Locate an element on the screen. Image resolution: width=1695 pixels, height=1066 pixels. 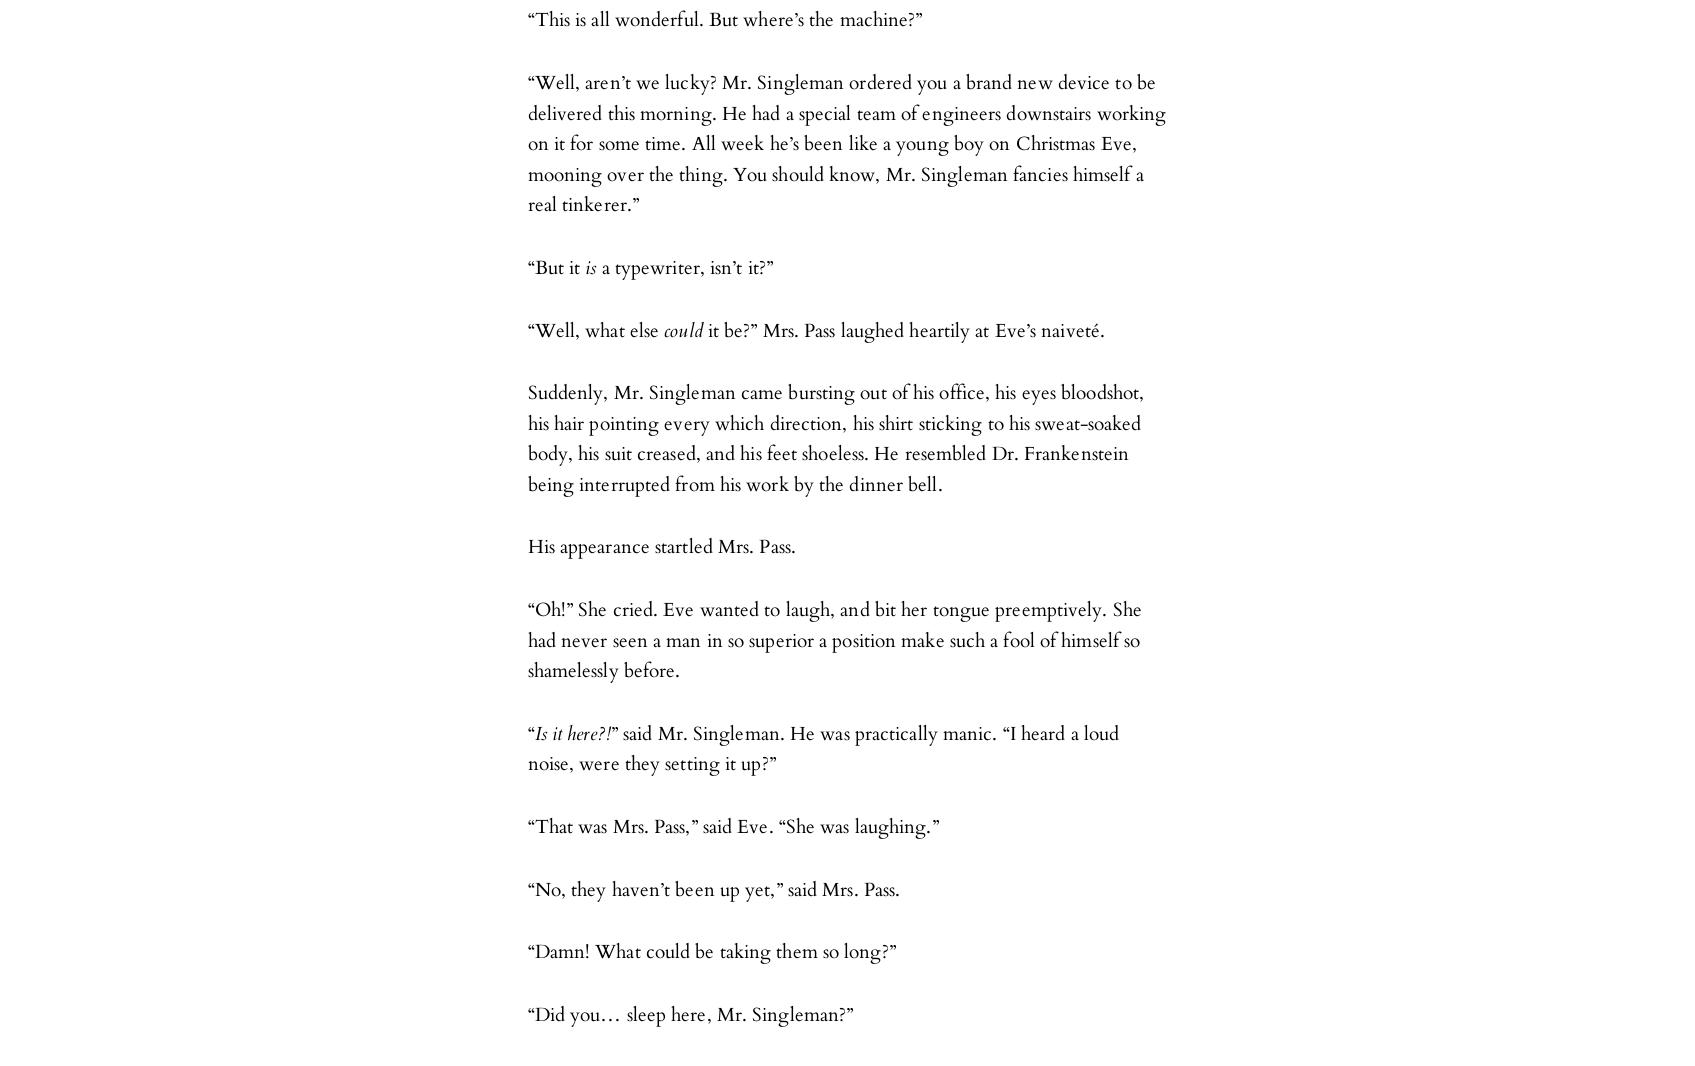
'” said Mr. Singleman. He was practically manic. “I heard a loud noise, were they setting it up?”' is located at coordinates (822, 747).